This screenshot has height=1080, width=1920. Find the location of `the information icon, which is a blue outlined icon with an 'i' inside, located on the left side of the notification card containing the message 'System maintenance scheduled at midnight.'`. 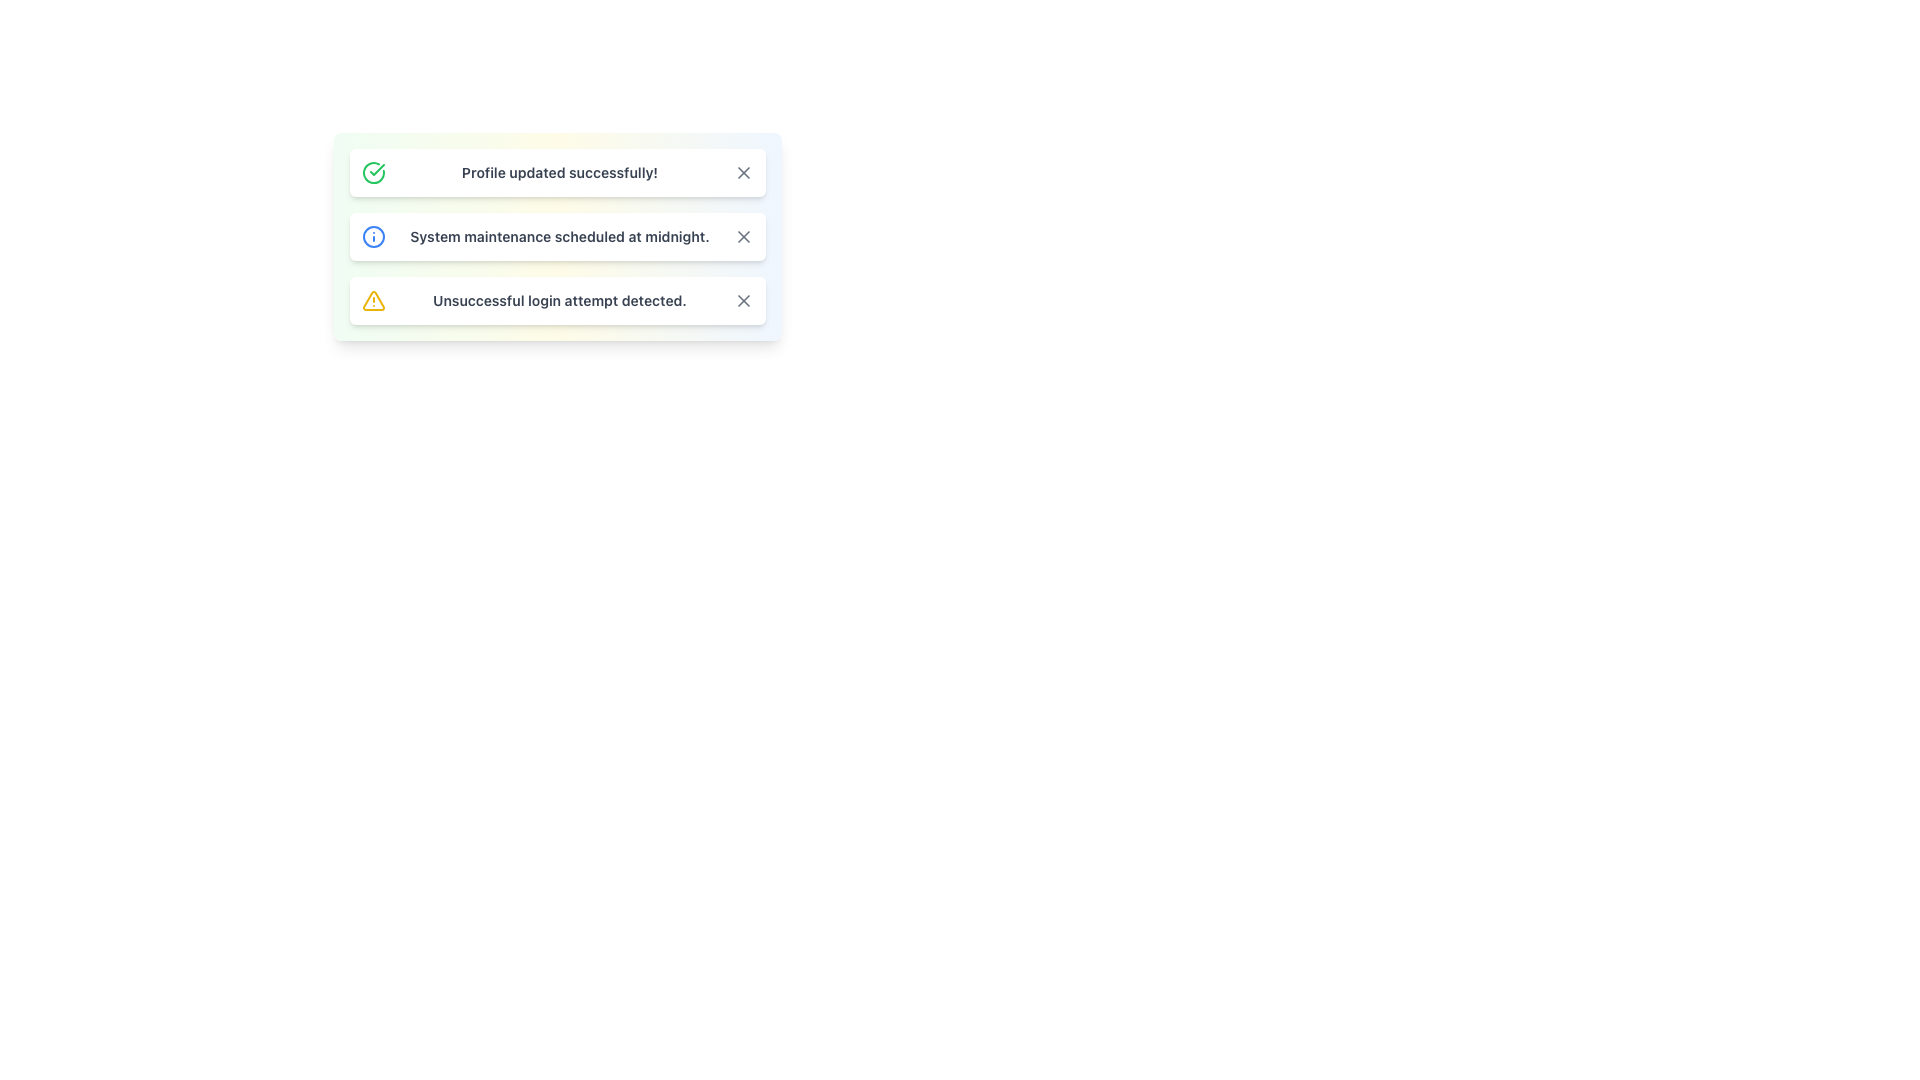

the information icon, which is a blue outlined icon with an 'i' inside, located on the left side of the notification card containing the message 'System maintenance scheduled at midnight.' is located at coordinates (374, 235).